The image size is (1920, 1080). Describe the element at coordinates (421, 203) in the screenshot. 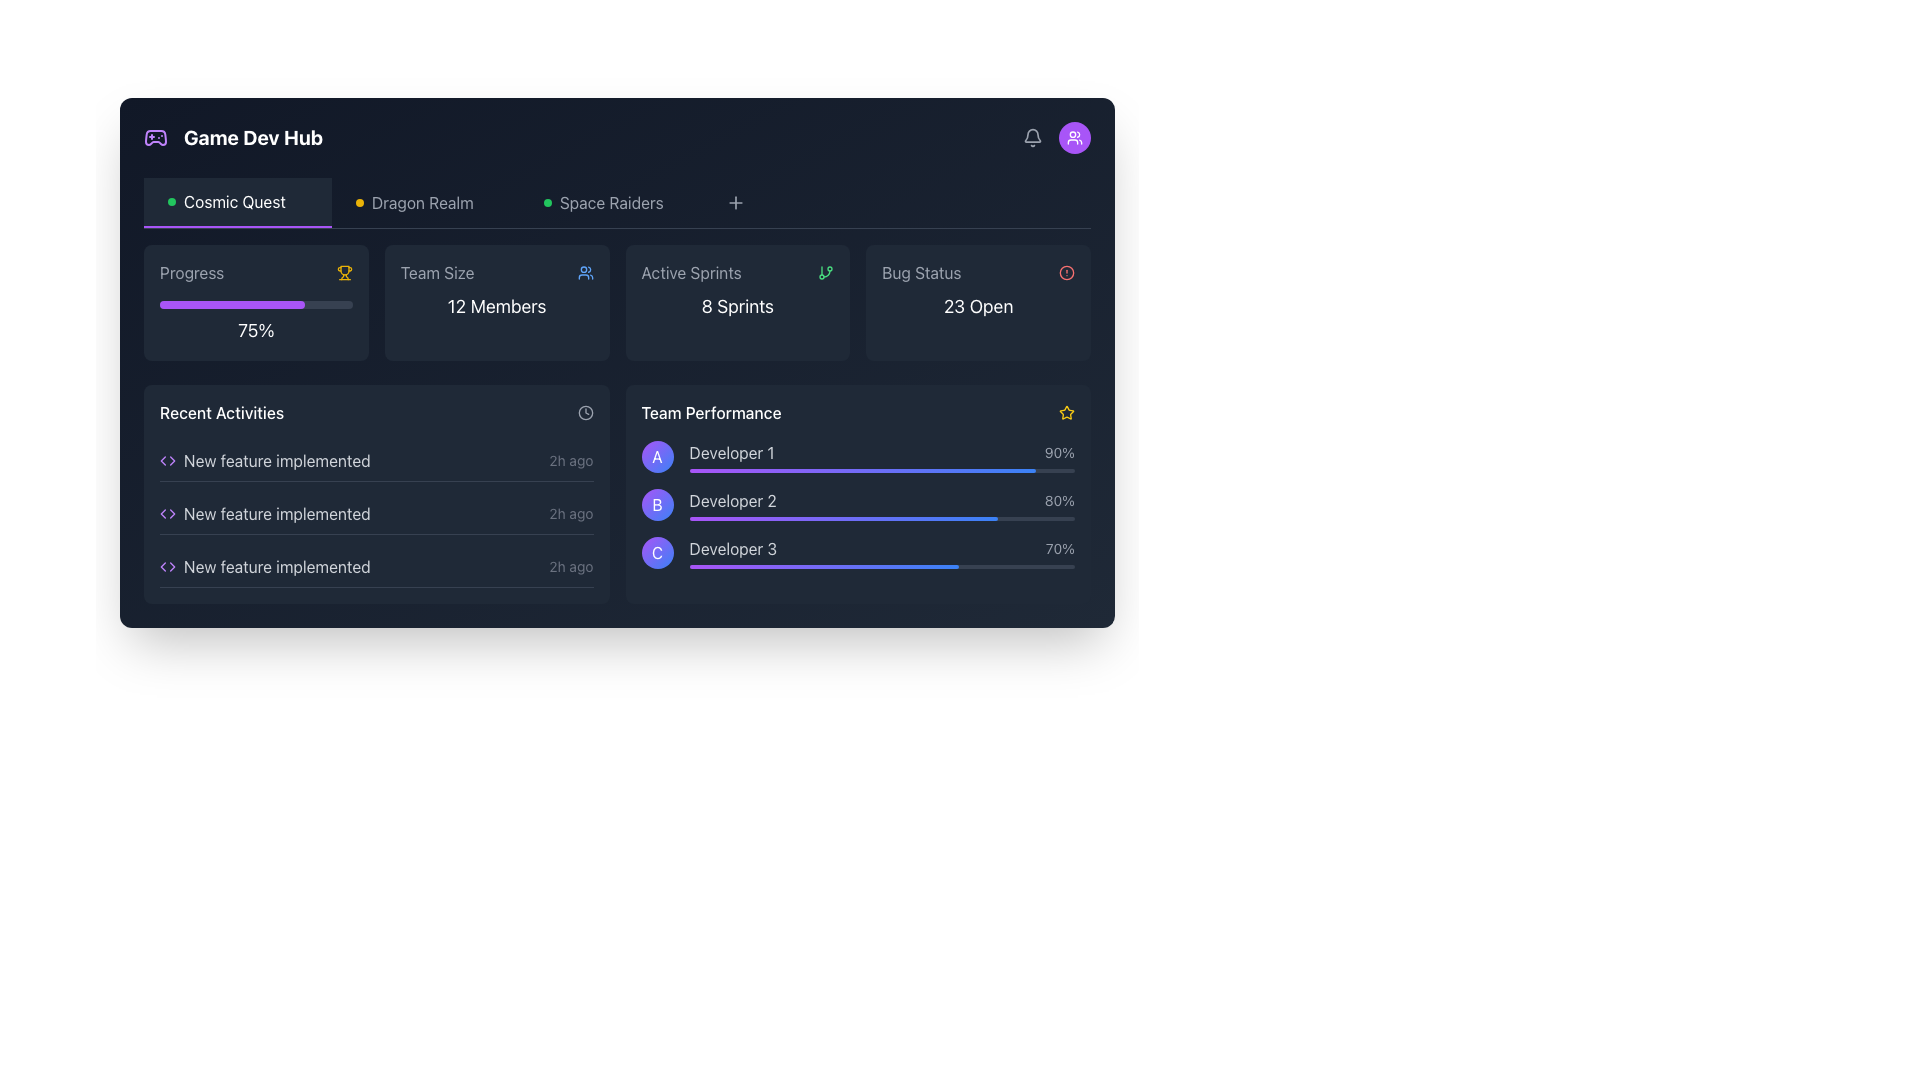

I see `the 'Dragon Realm' text label, which is styled in a standard font and appears in a horizontal layout next to a small yellow circular notification icon` at that location.